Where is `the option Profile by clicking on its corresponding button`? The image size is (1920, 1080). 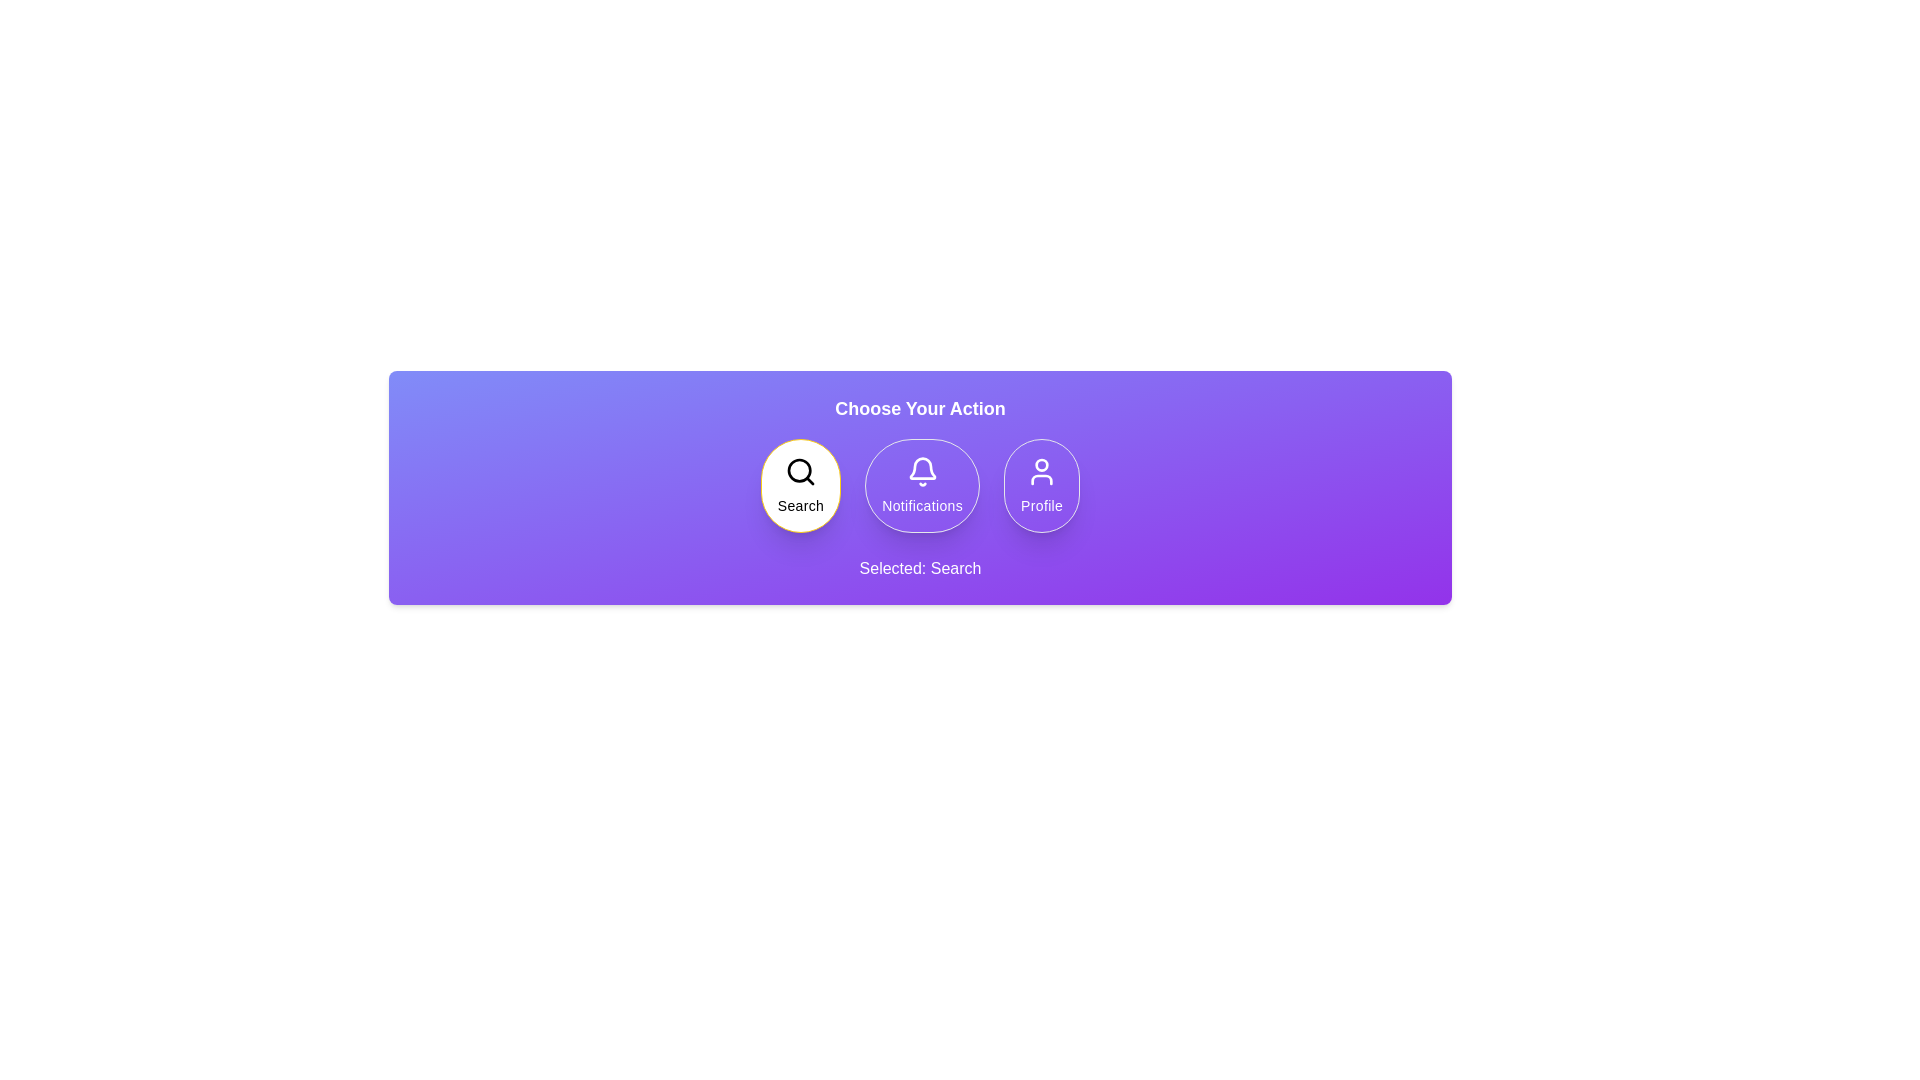
the option Profile by clicking on its corresponding button is located at coordinates (1040, 486).